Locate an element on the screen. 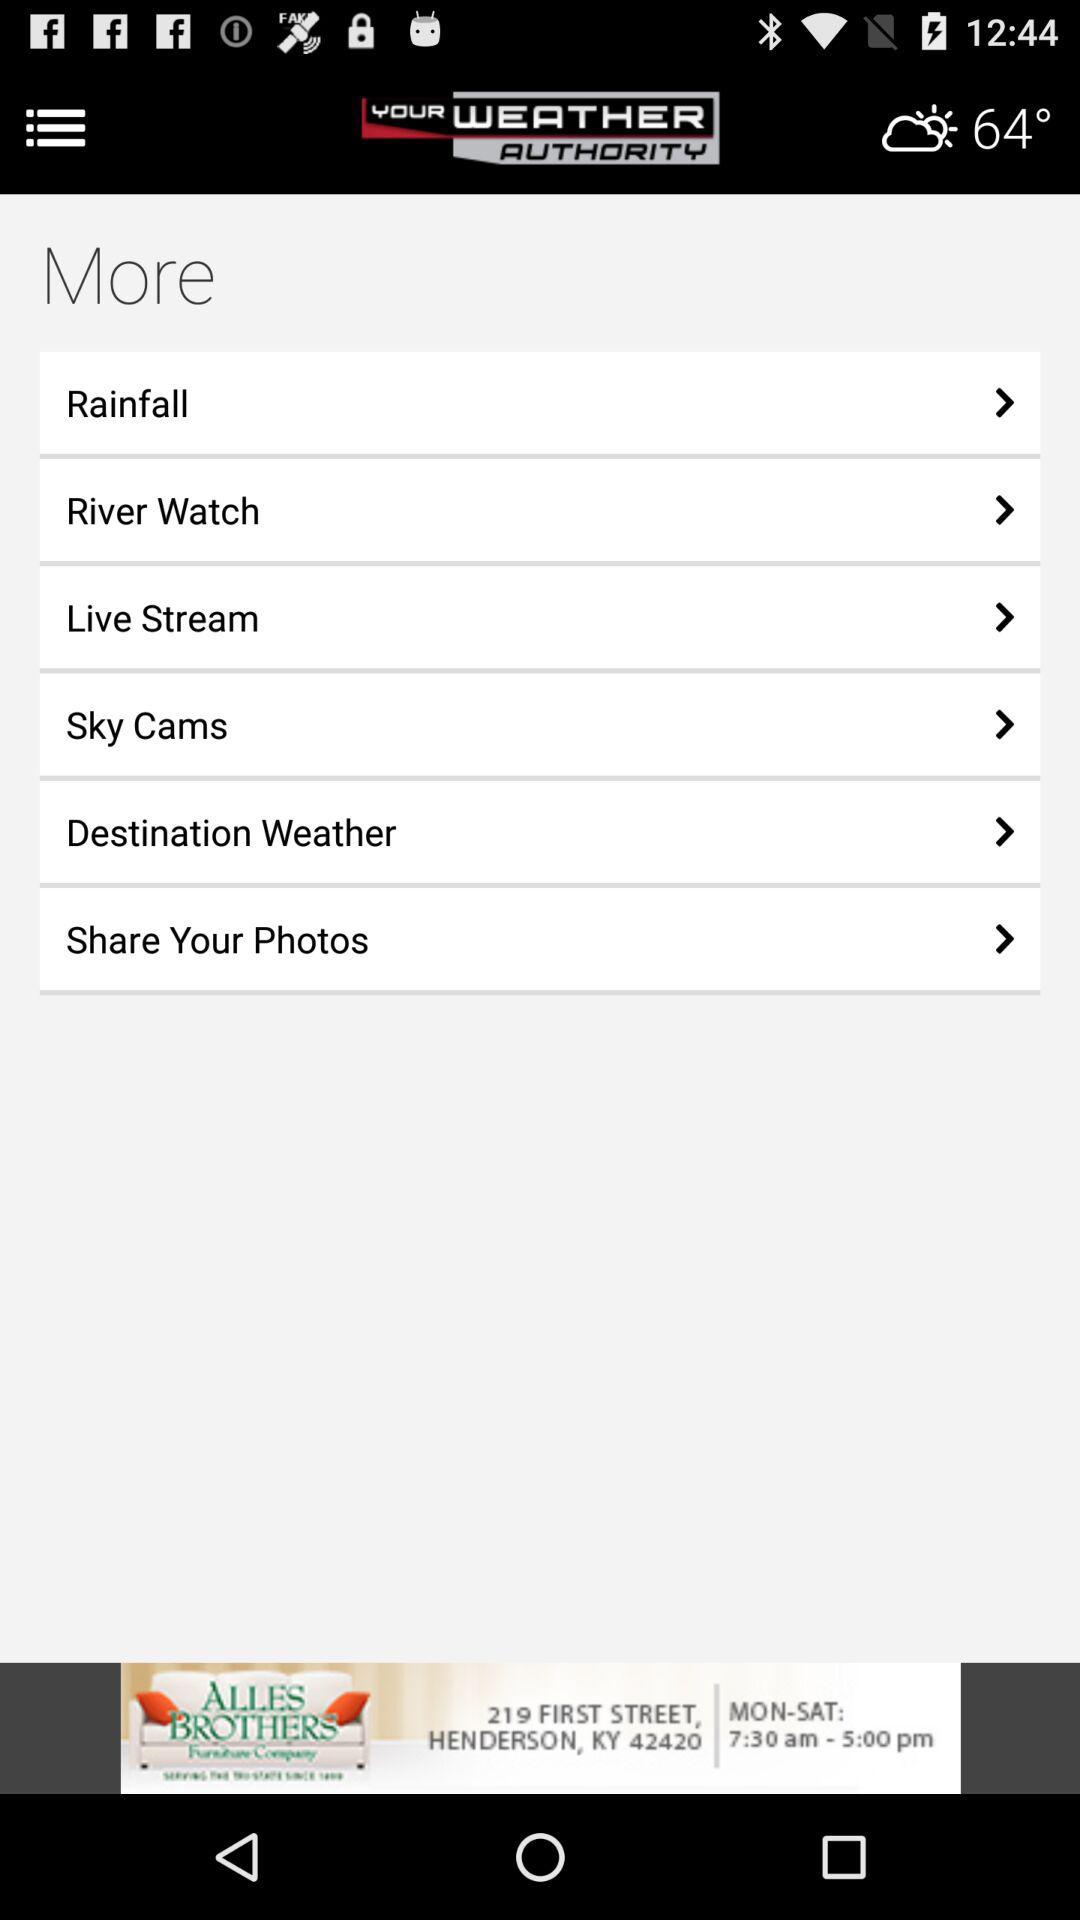  the icon at the bottom is located at coordinates (540, 1727).